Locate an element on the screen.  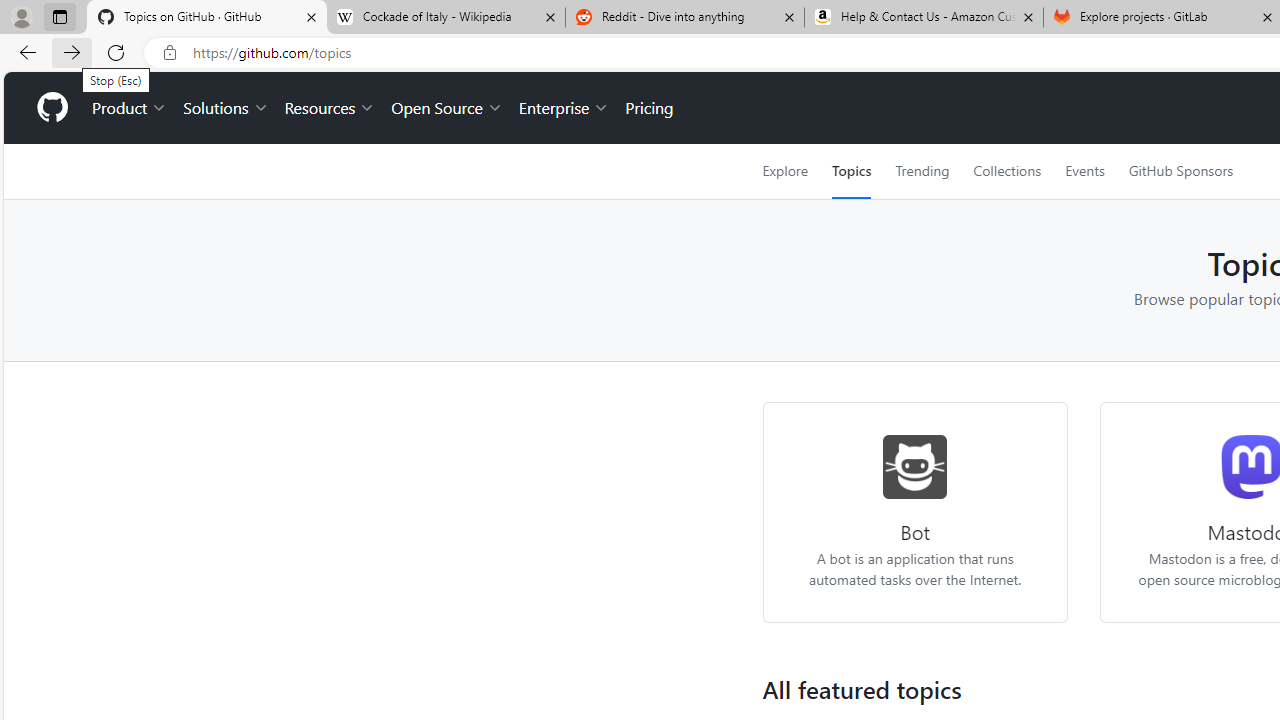
'Open Source' is located at coordinates (445, 108).